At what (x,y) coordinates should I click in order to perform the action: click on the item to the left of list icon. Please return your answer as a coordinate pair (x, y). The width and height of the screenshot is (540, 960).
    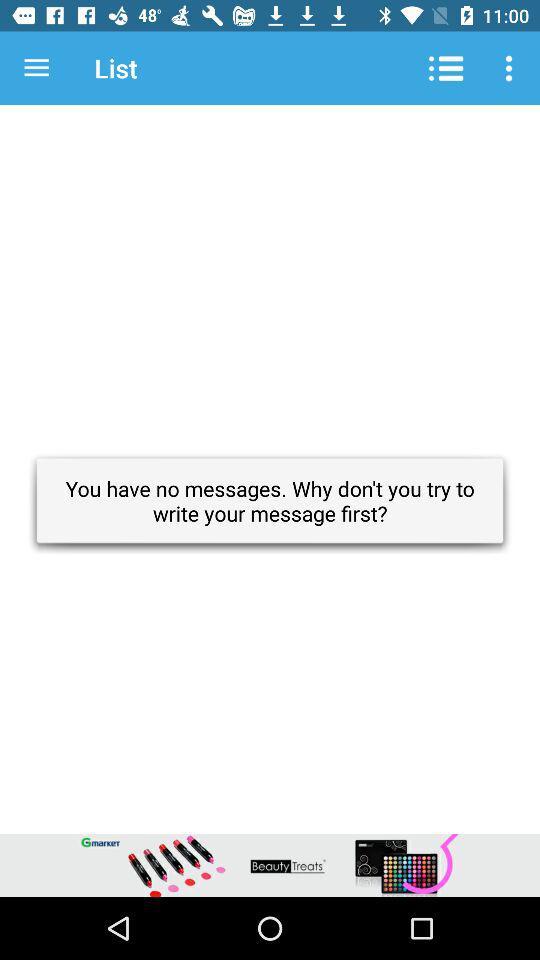
    Looking at the image, I should click on (36, 68).